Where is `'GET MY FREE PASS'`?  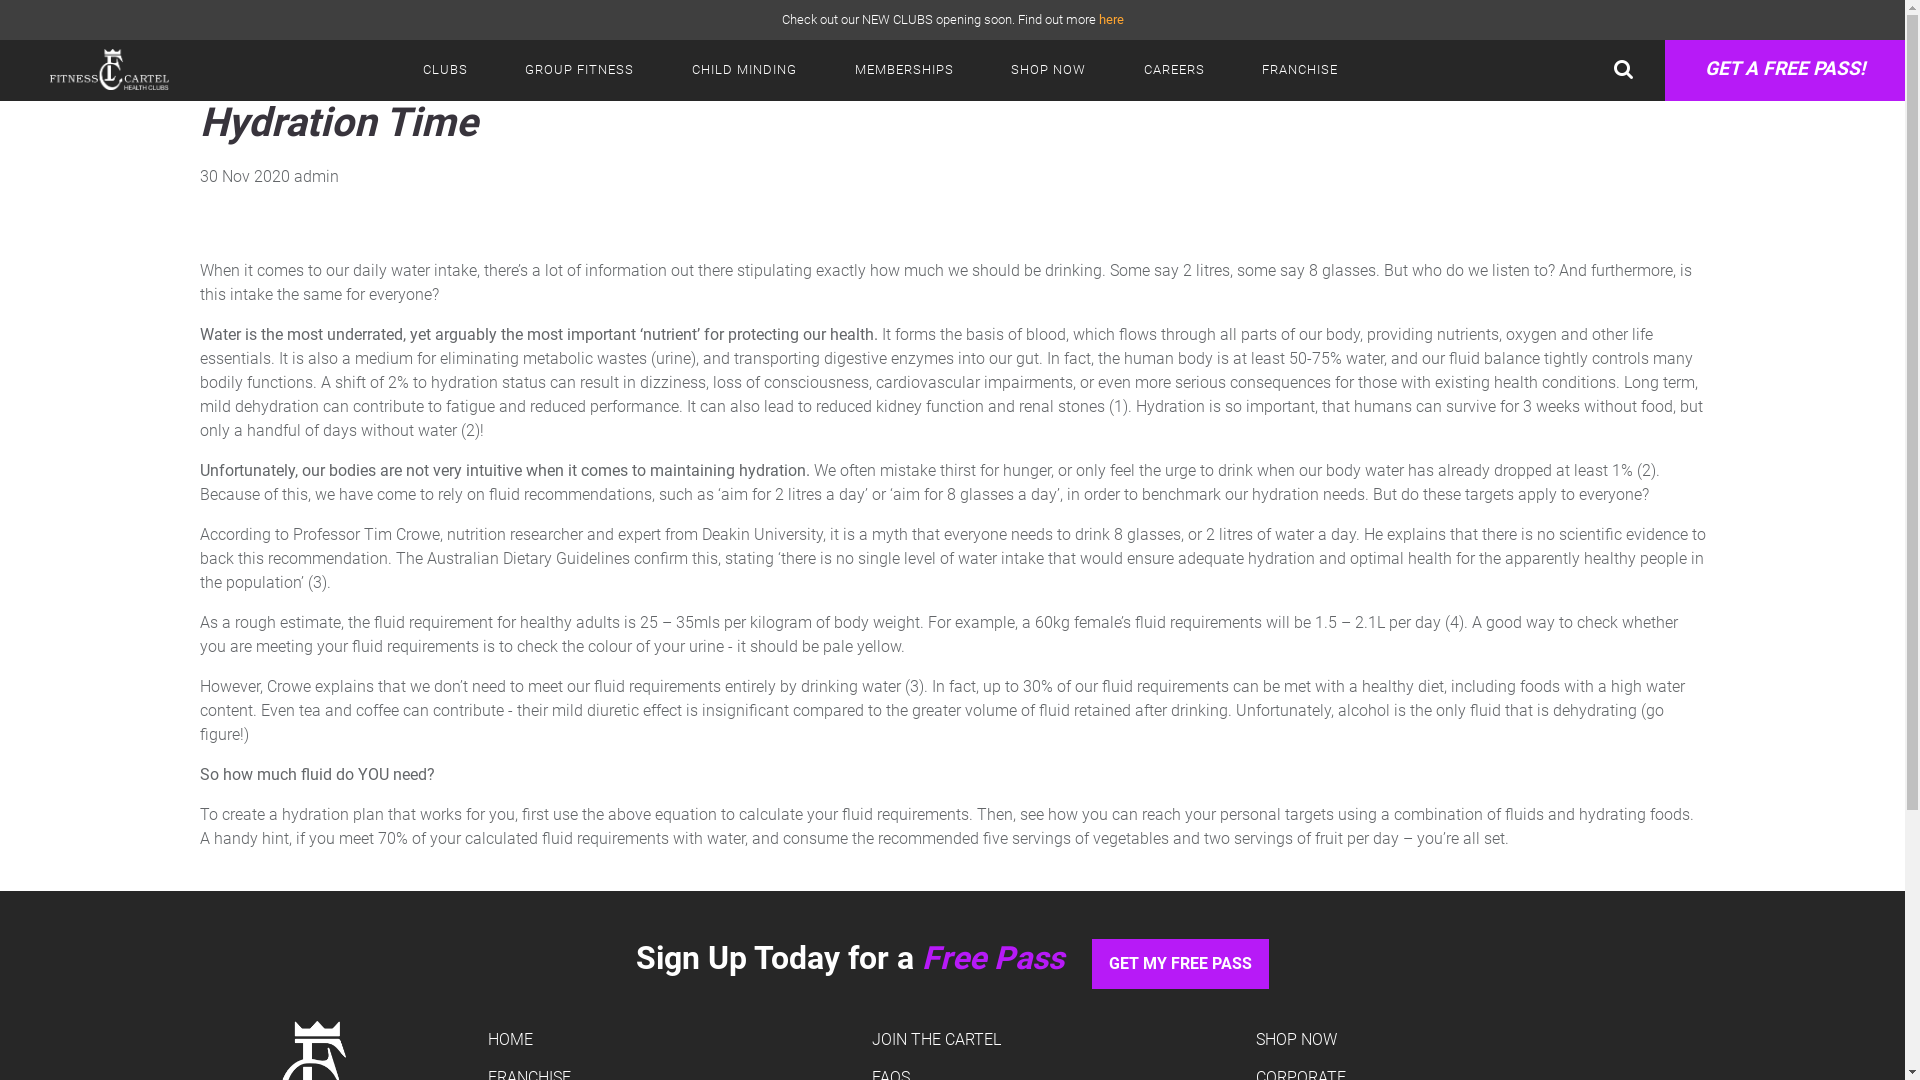
'GET MY FREE PASS' is located at coordinates (1180, 963).